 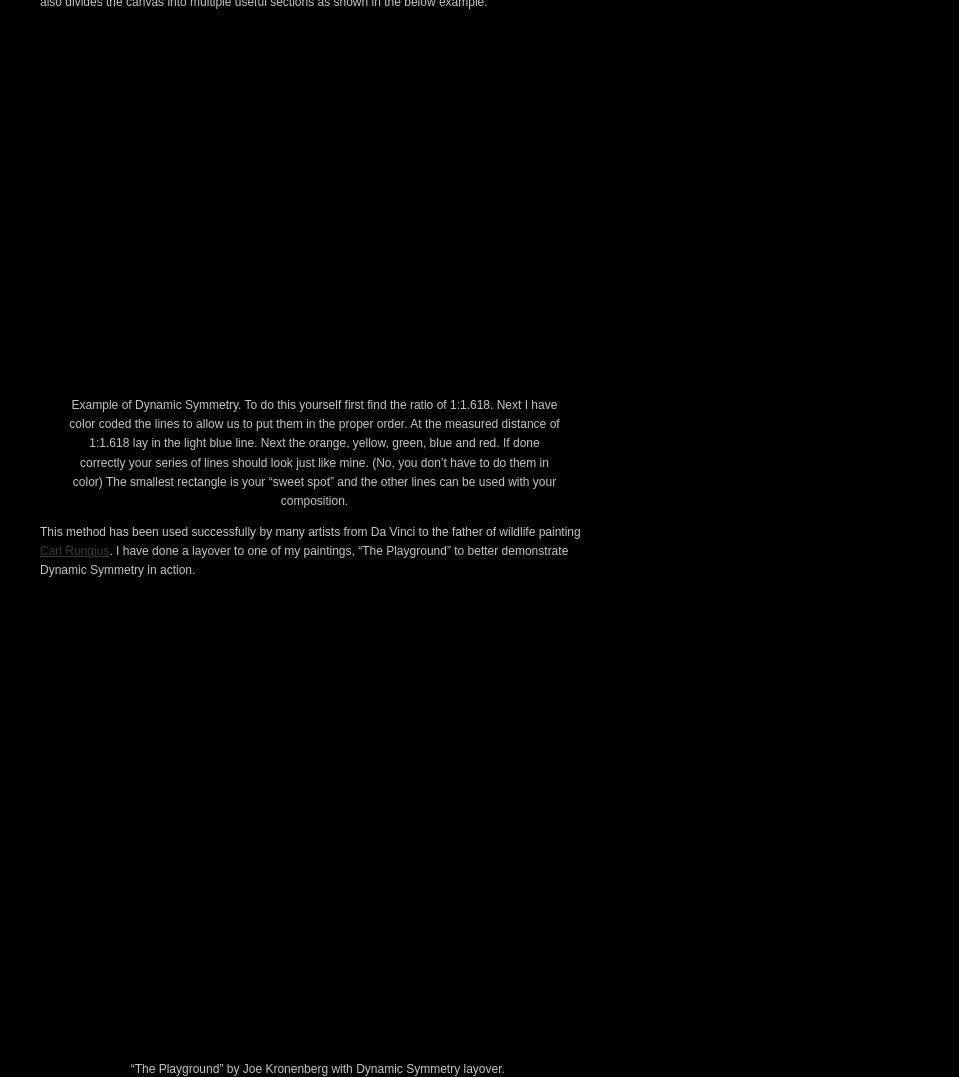 What do you see at coordinates (285, 96) in the screenshot?
I see `'“Mastering Composition”'` at bounding box center [285, 96].